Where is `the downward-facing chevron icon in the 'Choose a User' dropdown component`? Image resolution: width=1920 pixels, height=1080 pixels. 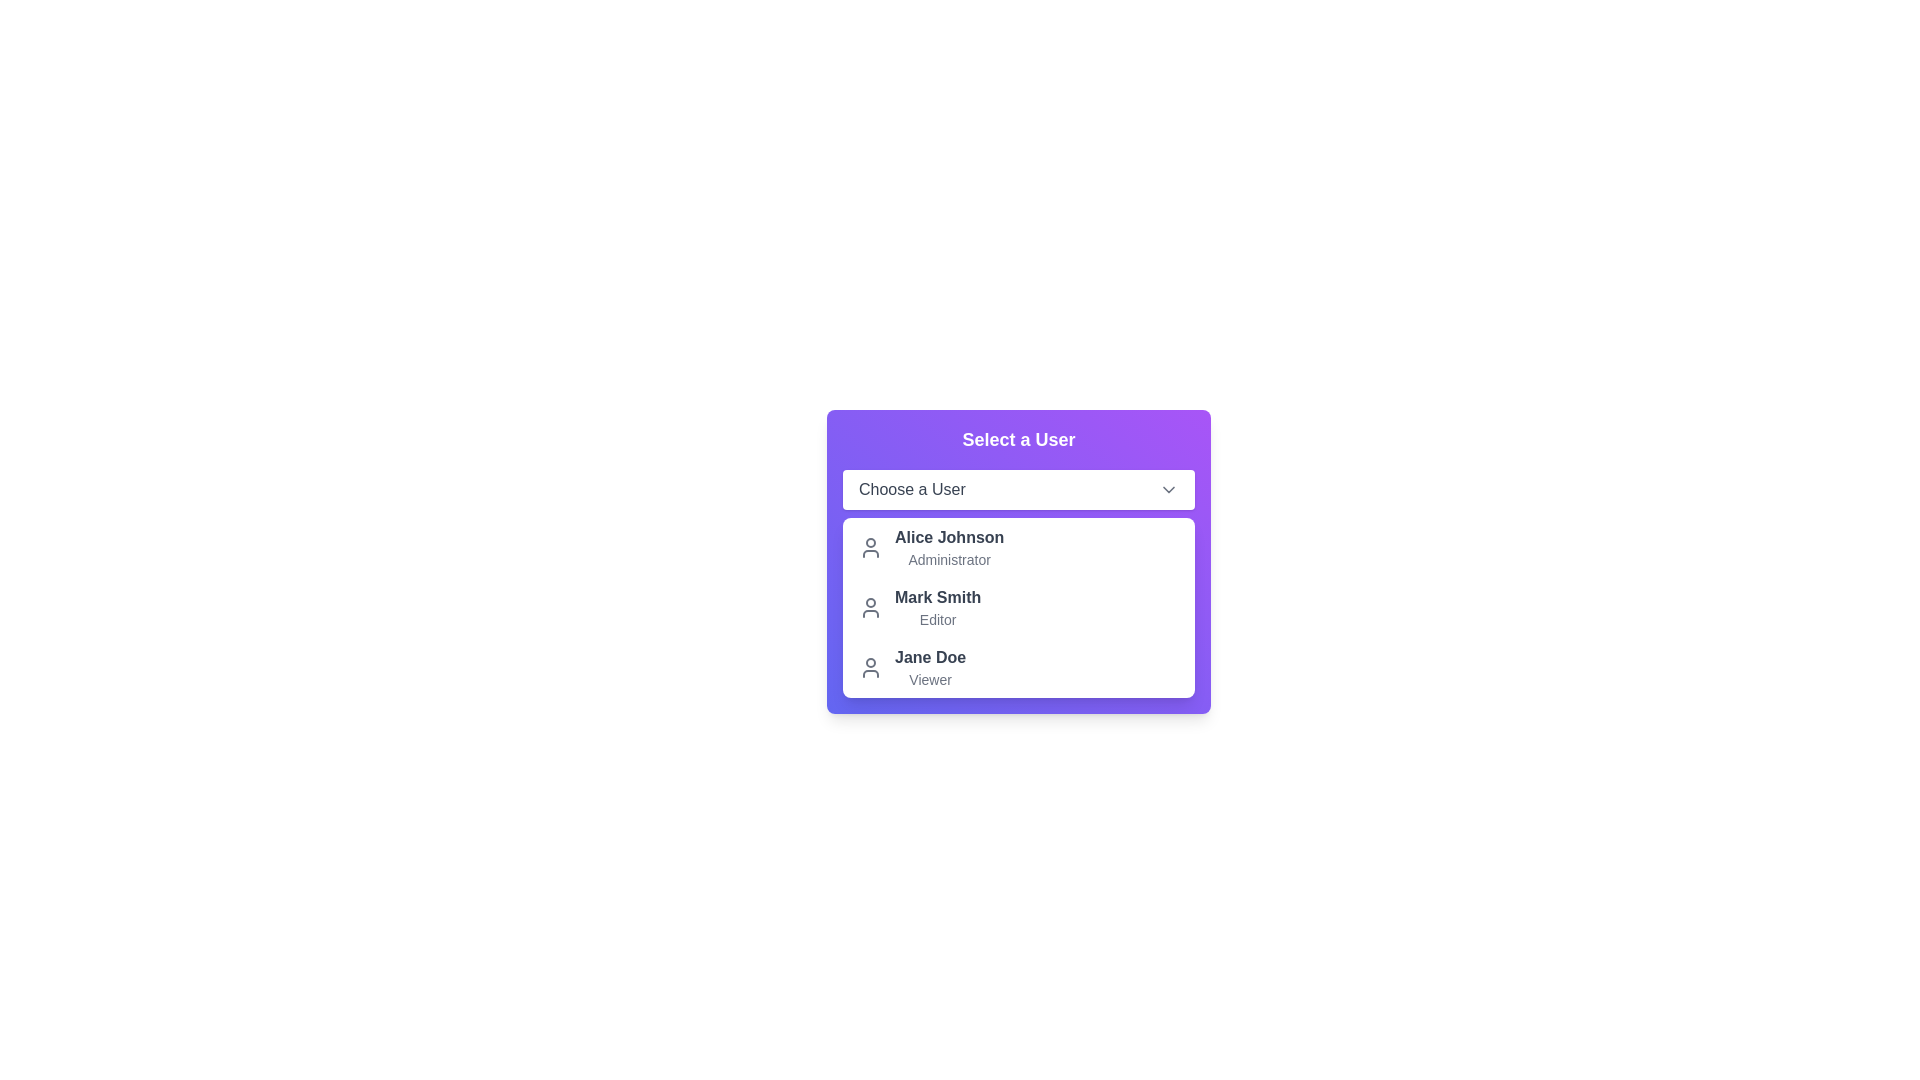
the downward-facing chevron icon in the 'Choose a User' dropdown component is located at coordinates (1169, 489).